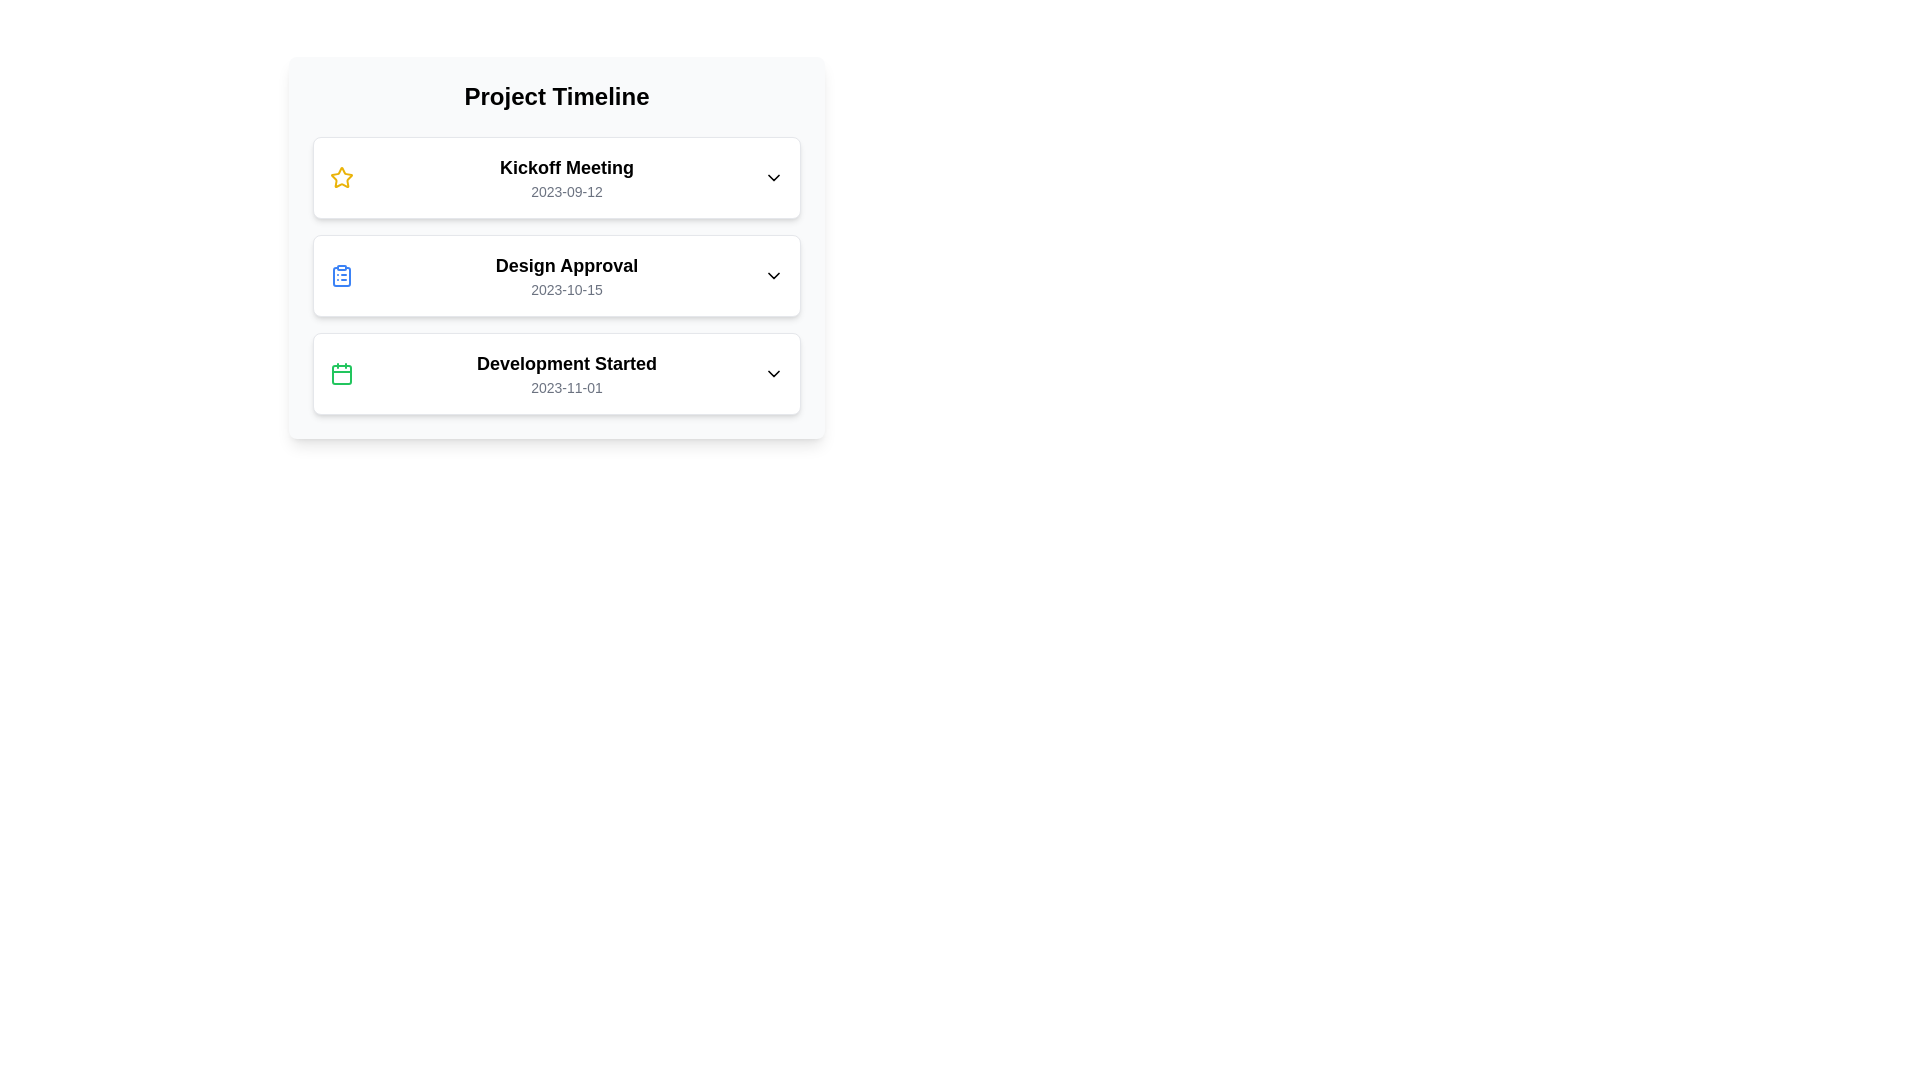 This screenshot has height=1080, width=1920. Describe the element at coordinates (772, 374) in the screenshot. I see `the downward-pointing chevron styled dropdown icon located at the far right of the row containing 'Development Started' and the date '2023-11-01'` at that location.